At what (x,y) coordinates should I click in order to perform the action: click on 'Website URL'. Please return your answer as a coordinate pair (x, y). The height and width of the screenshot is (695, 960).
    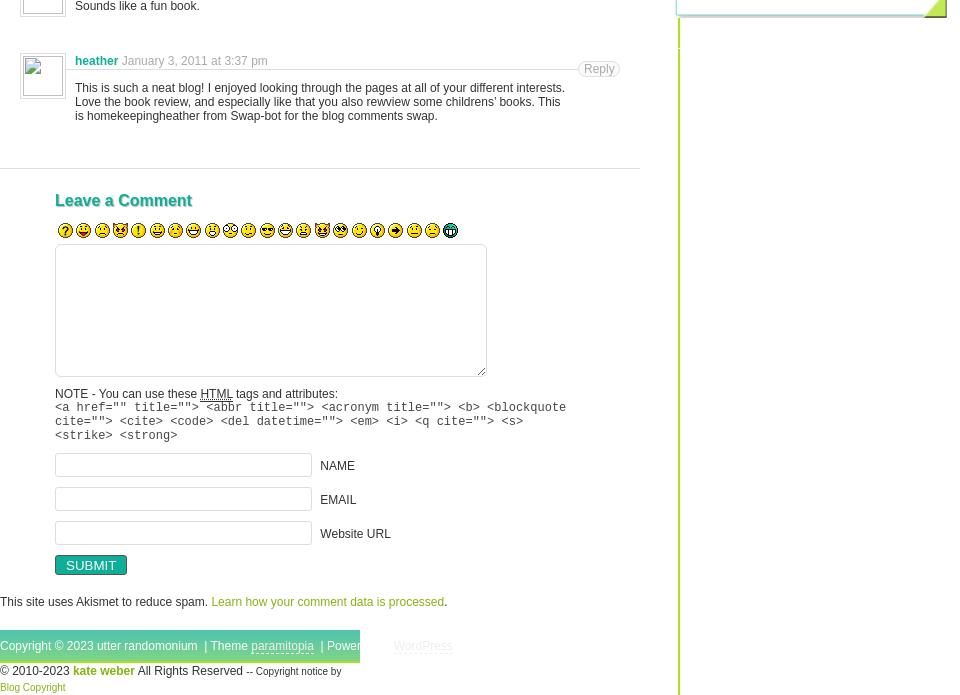
    Looking at the image, I should click on (355, 531).